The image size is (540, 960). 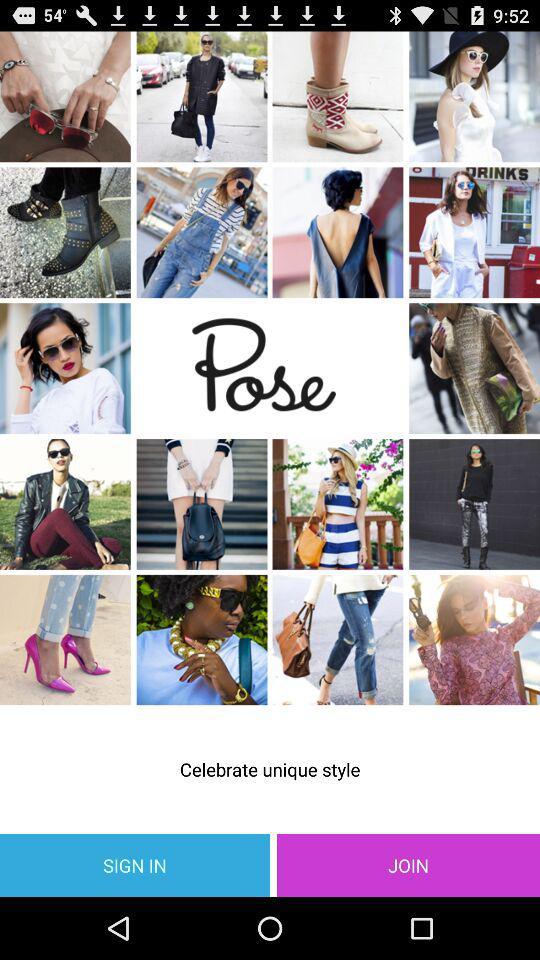 I want to click on item to the left of join icon, so click(x=135, y=864).